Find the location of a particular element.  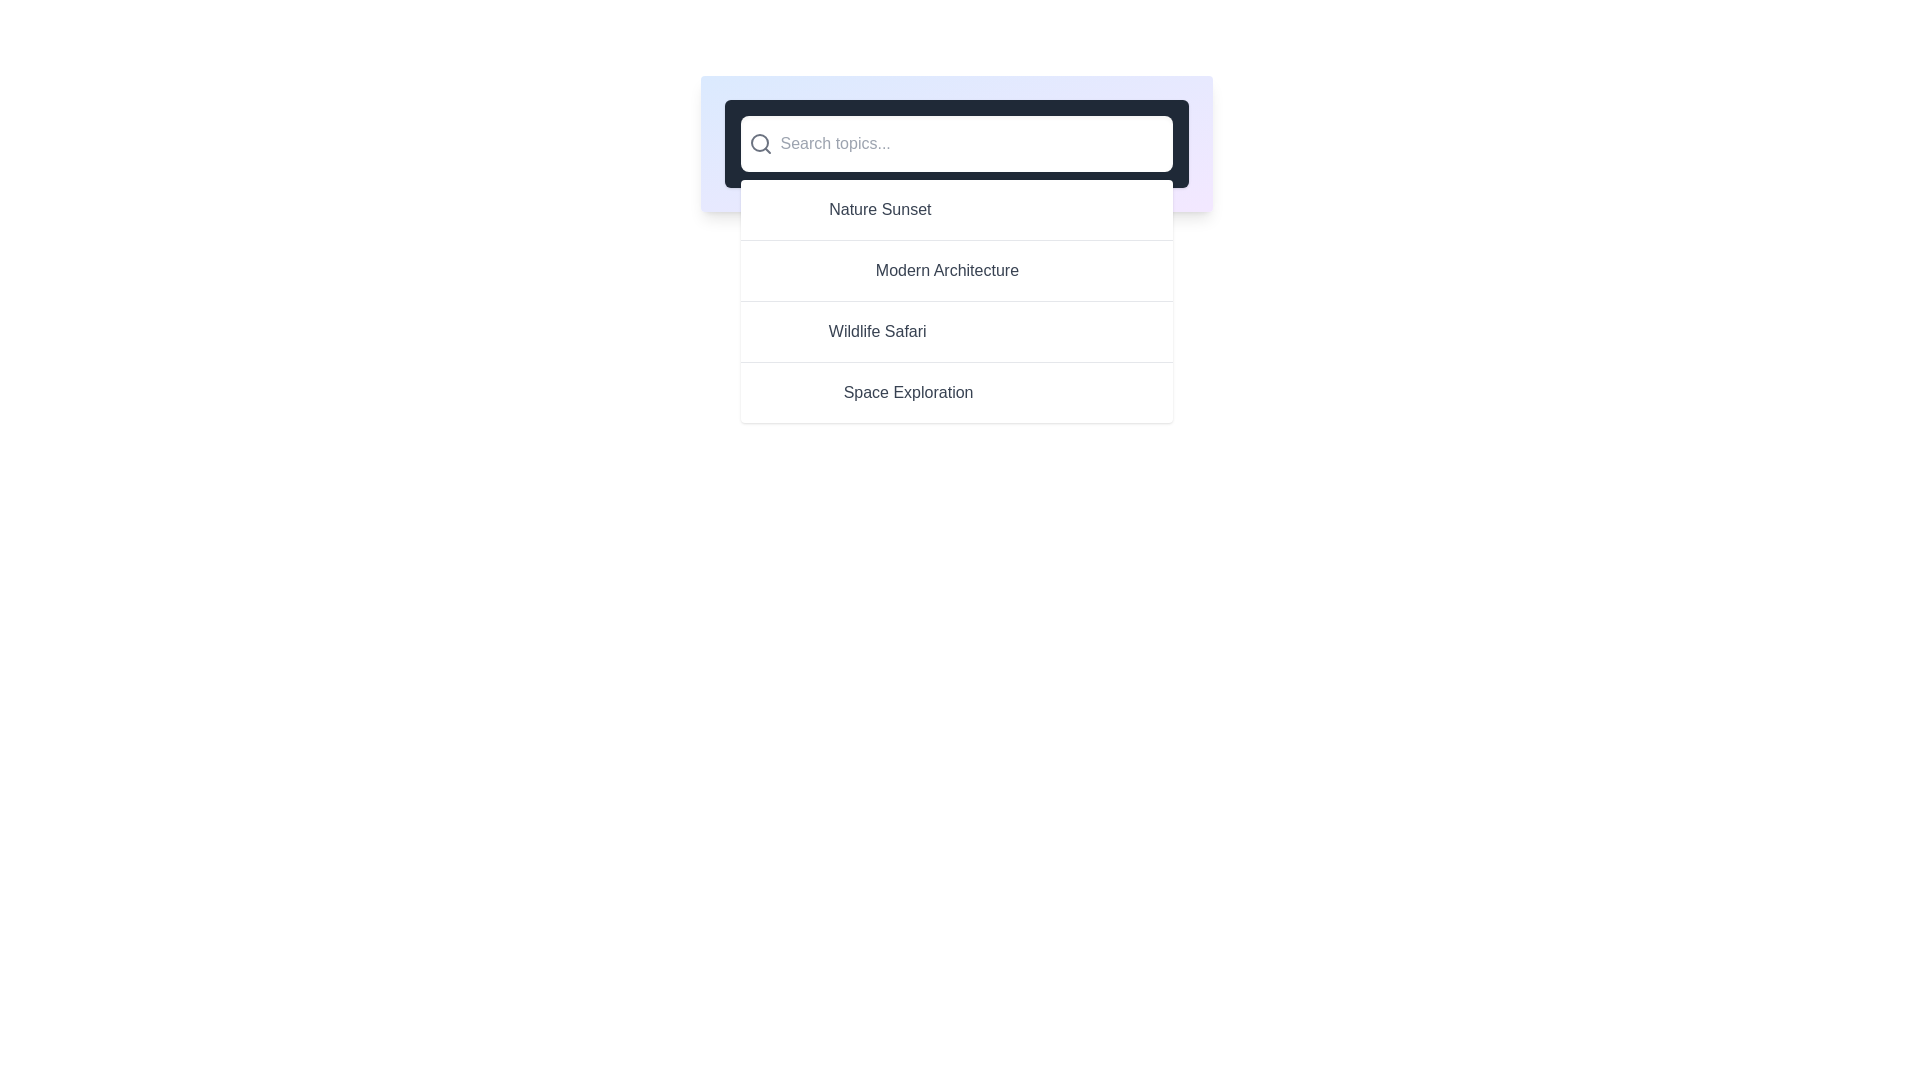

the 'Nature Sunset' text label, which is the first option in the dropdown list below the 'Search topics...' input field is located at coordinates (880, 209).